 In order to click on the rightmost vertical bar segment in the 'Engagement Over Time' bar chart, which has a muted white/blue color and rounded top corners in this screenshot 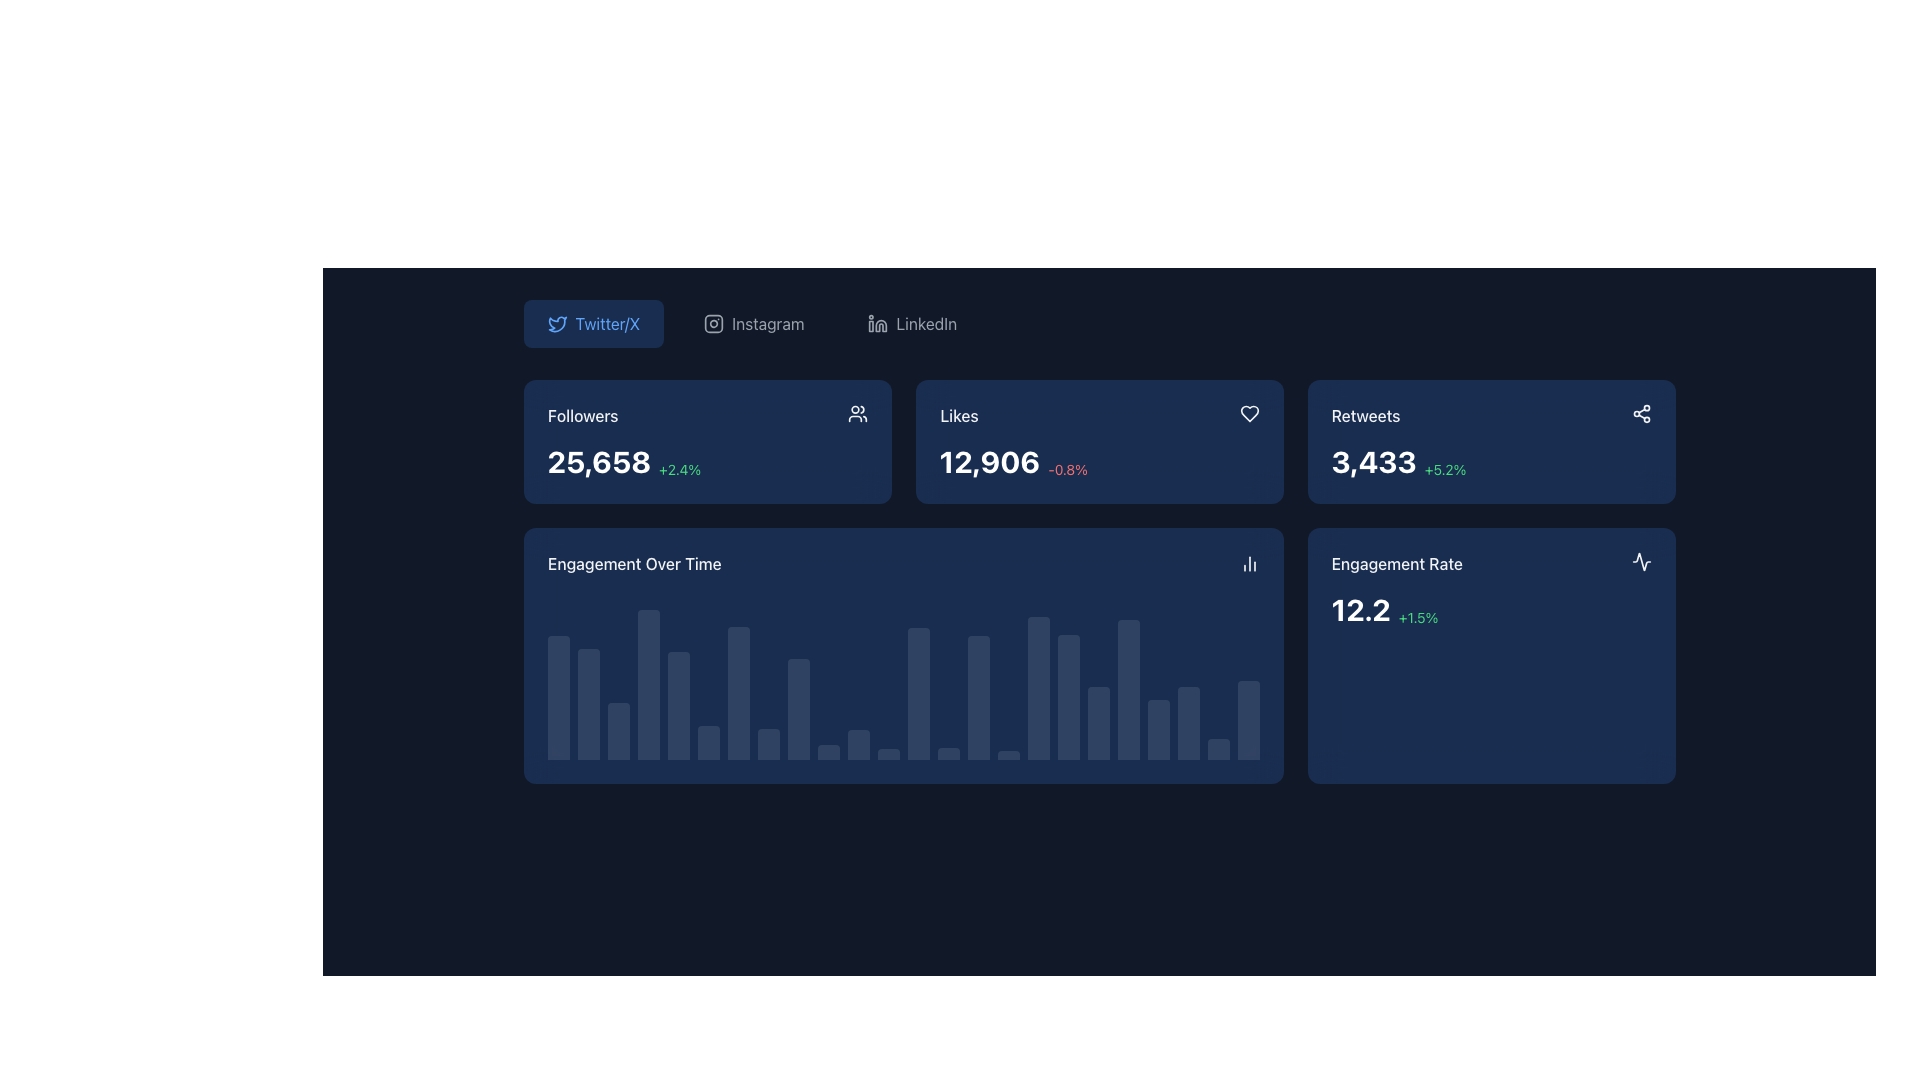, I will do `click(1247, 720)`.